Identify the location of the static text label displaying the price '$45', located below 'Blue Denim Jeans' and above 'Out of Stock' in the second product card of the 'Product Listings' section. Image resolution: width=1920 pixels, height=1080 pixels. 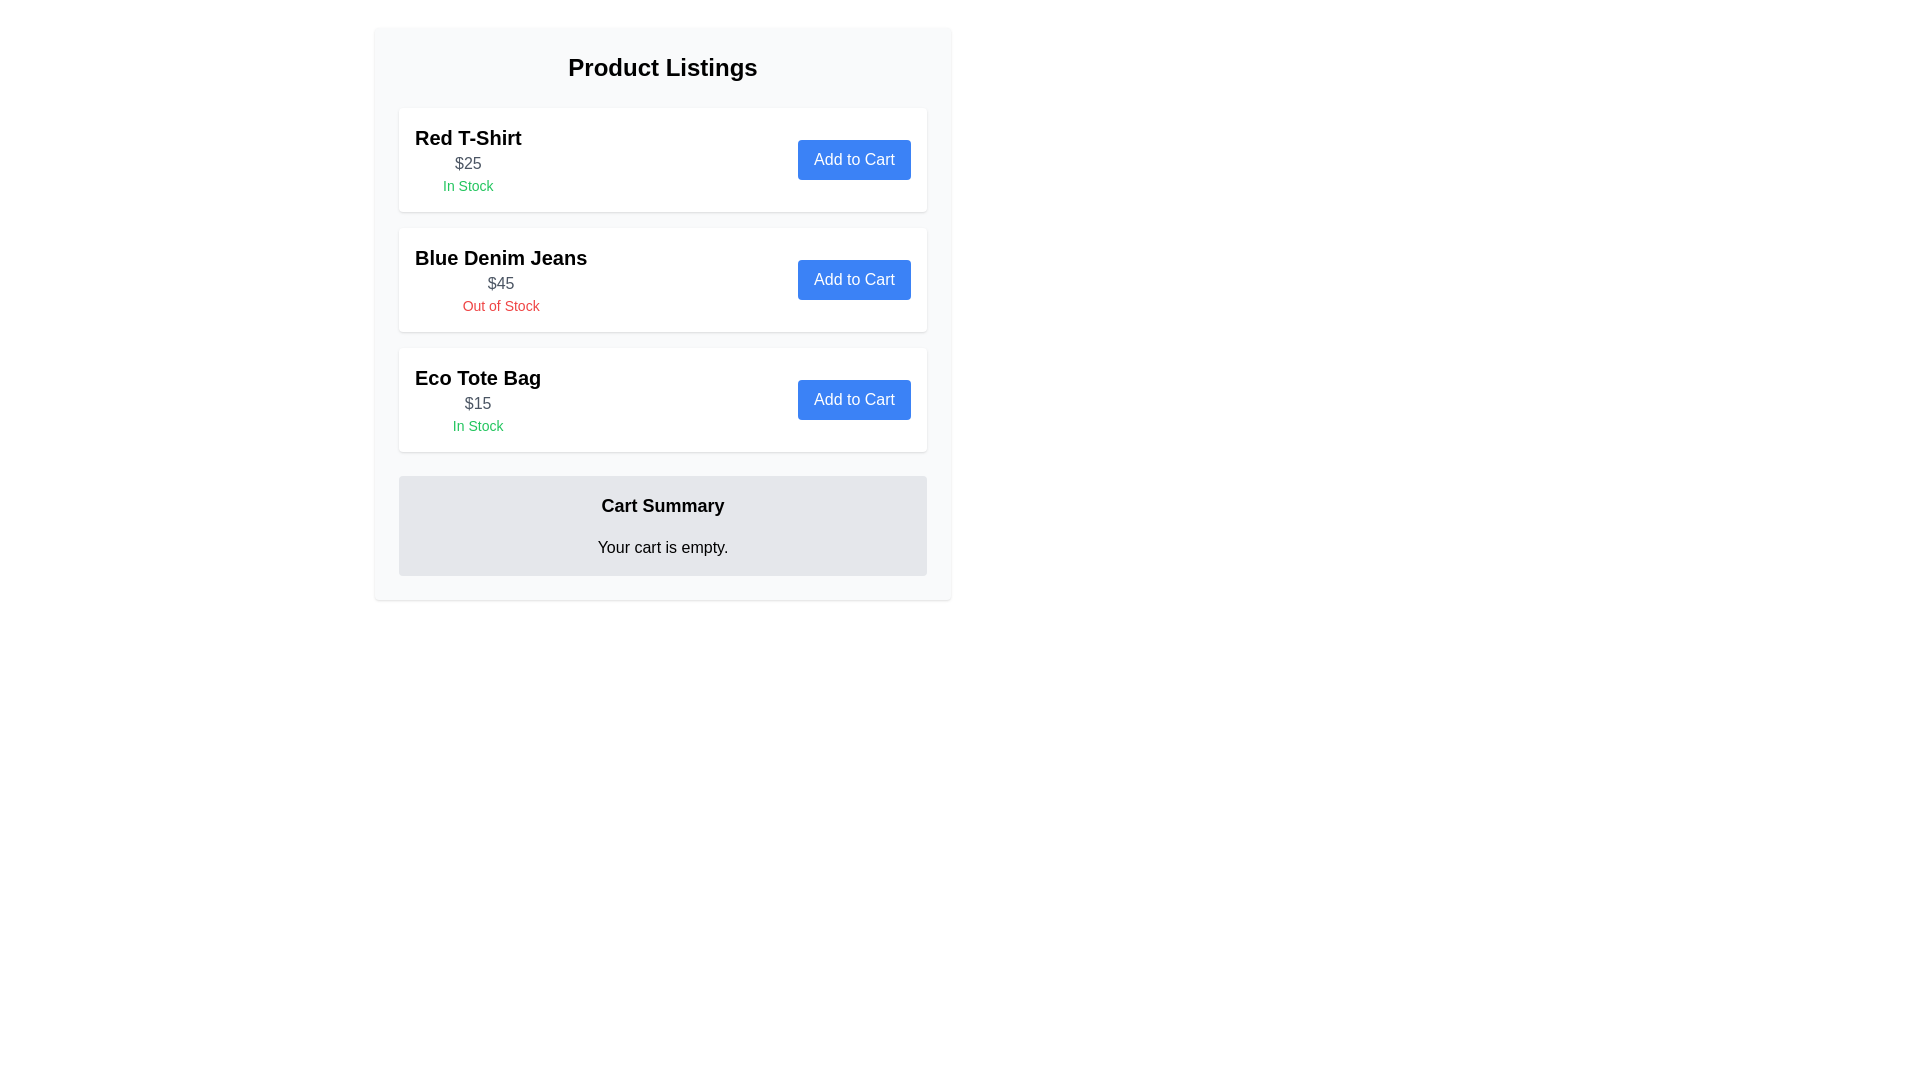
(501, 284).